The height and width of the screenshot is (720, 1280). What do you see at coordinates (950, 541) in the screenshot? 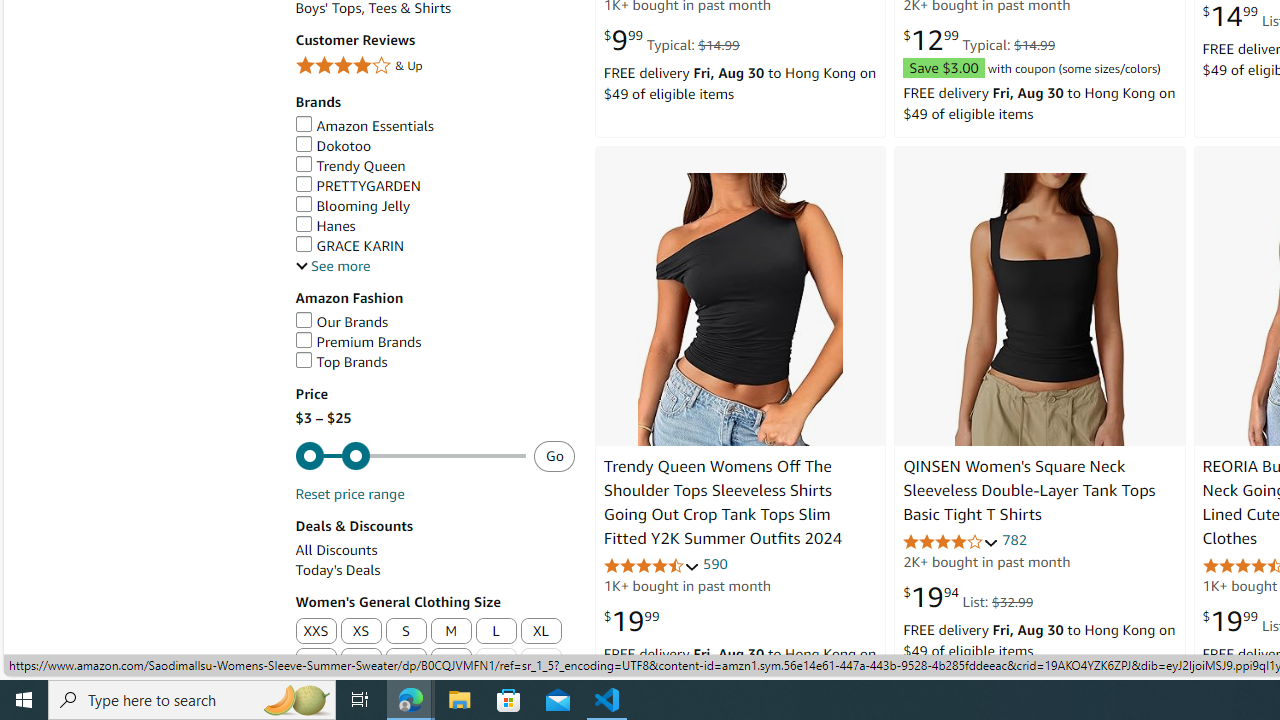
I see `'4.2 out of 5 stars'` at bounding box center [950, 541].